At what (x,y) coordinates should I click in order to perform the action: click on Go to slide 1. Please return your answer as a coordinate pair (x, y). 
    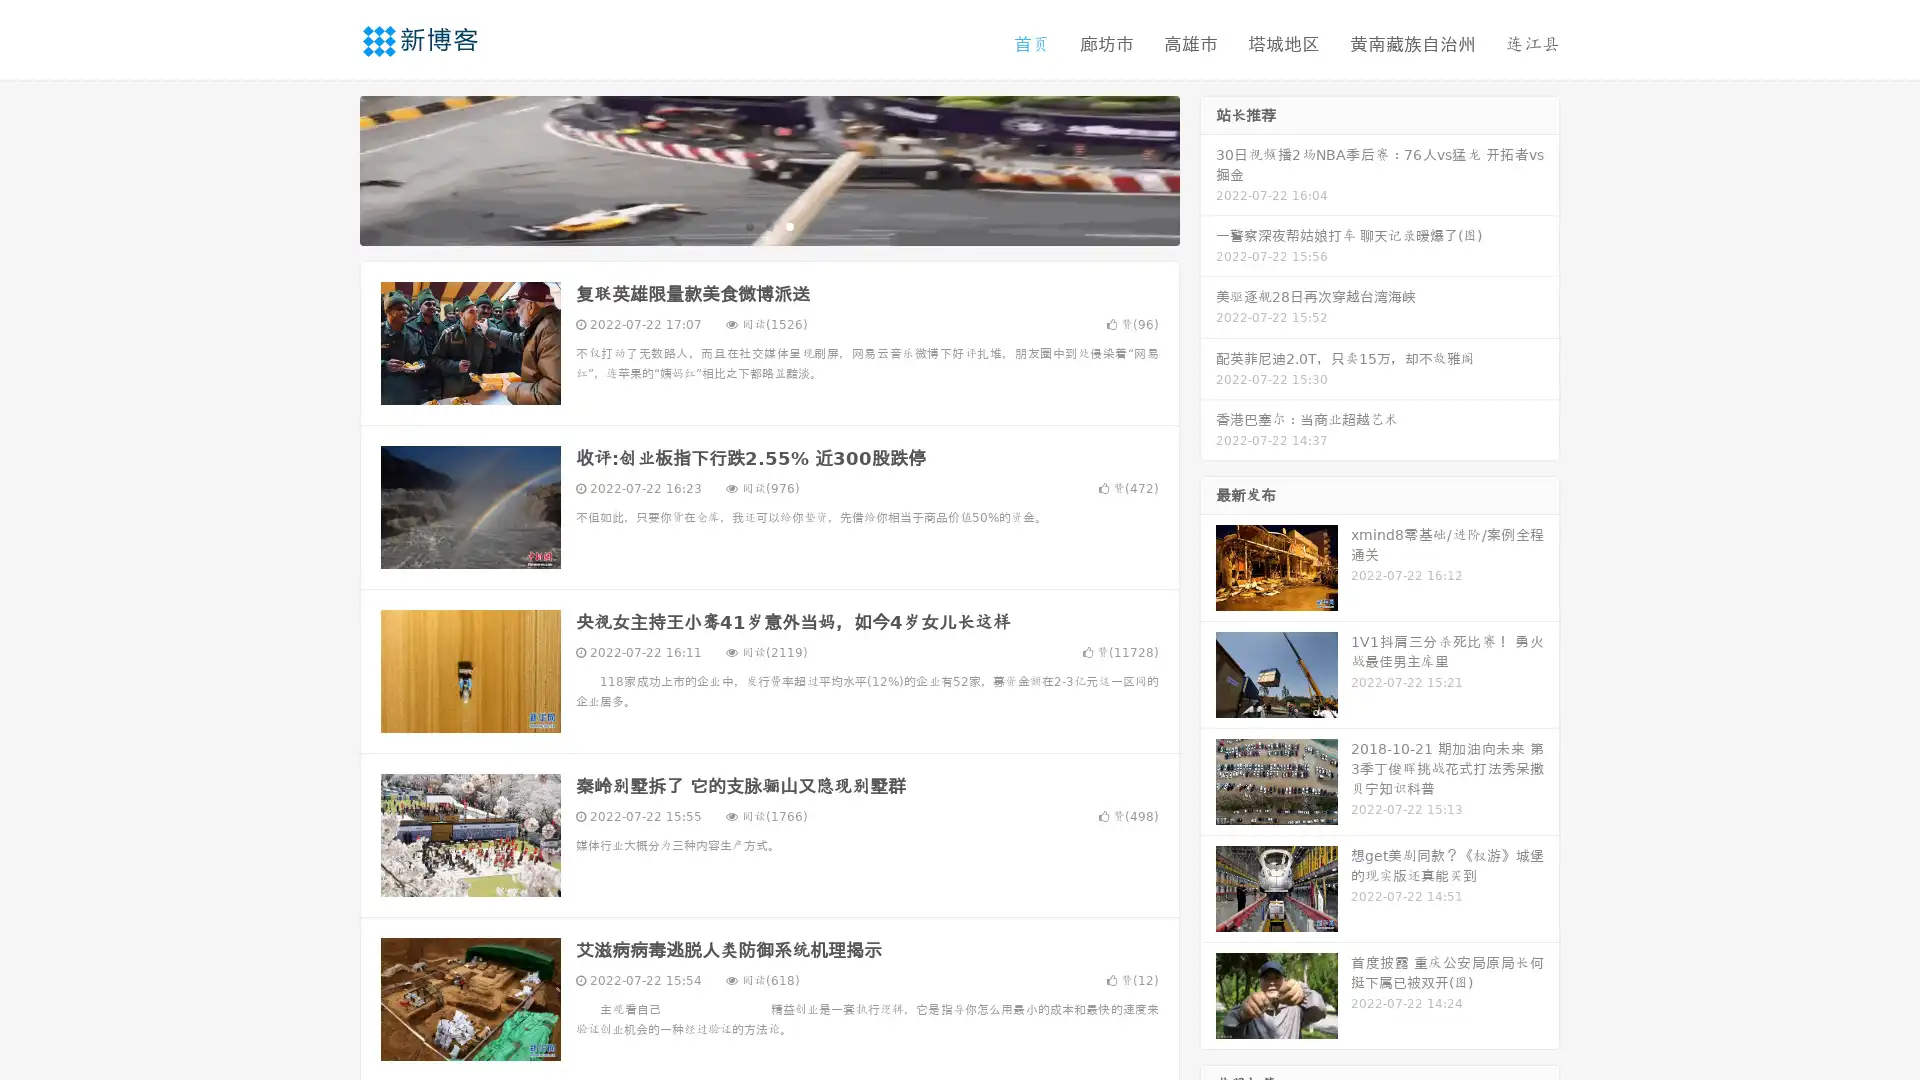
    Looking at the image, I should click on (748, 225).